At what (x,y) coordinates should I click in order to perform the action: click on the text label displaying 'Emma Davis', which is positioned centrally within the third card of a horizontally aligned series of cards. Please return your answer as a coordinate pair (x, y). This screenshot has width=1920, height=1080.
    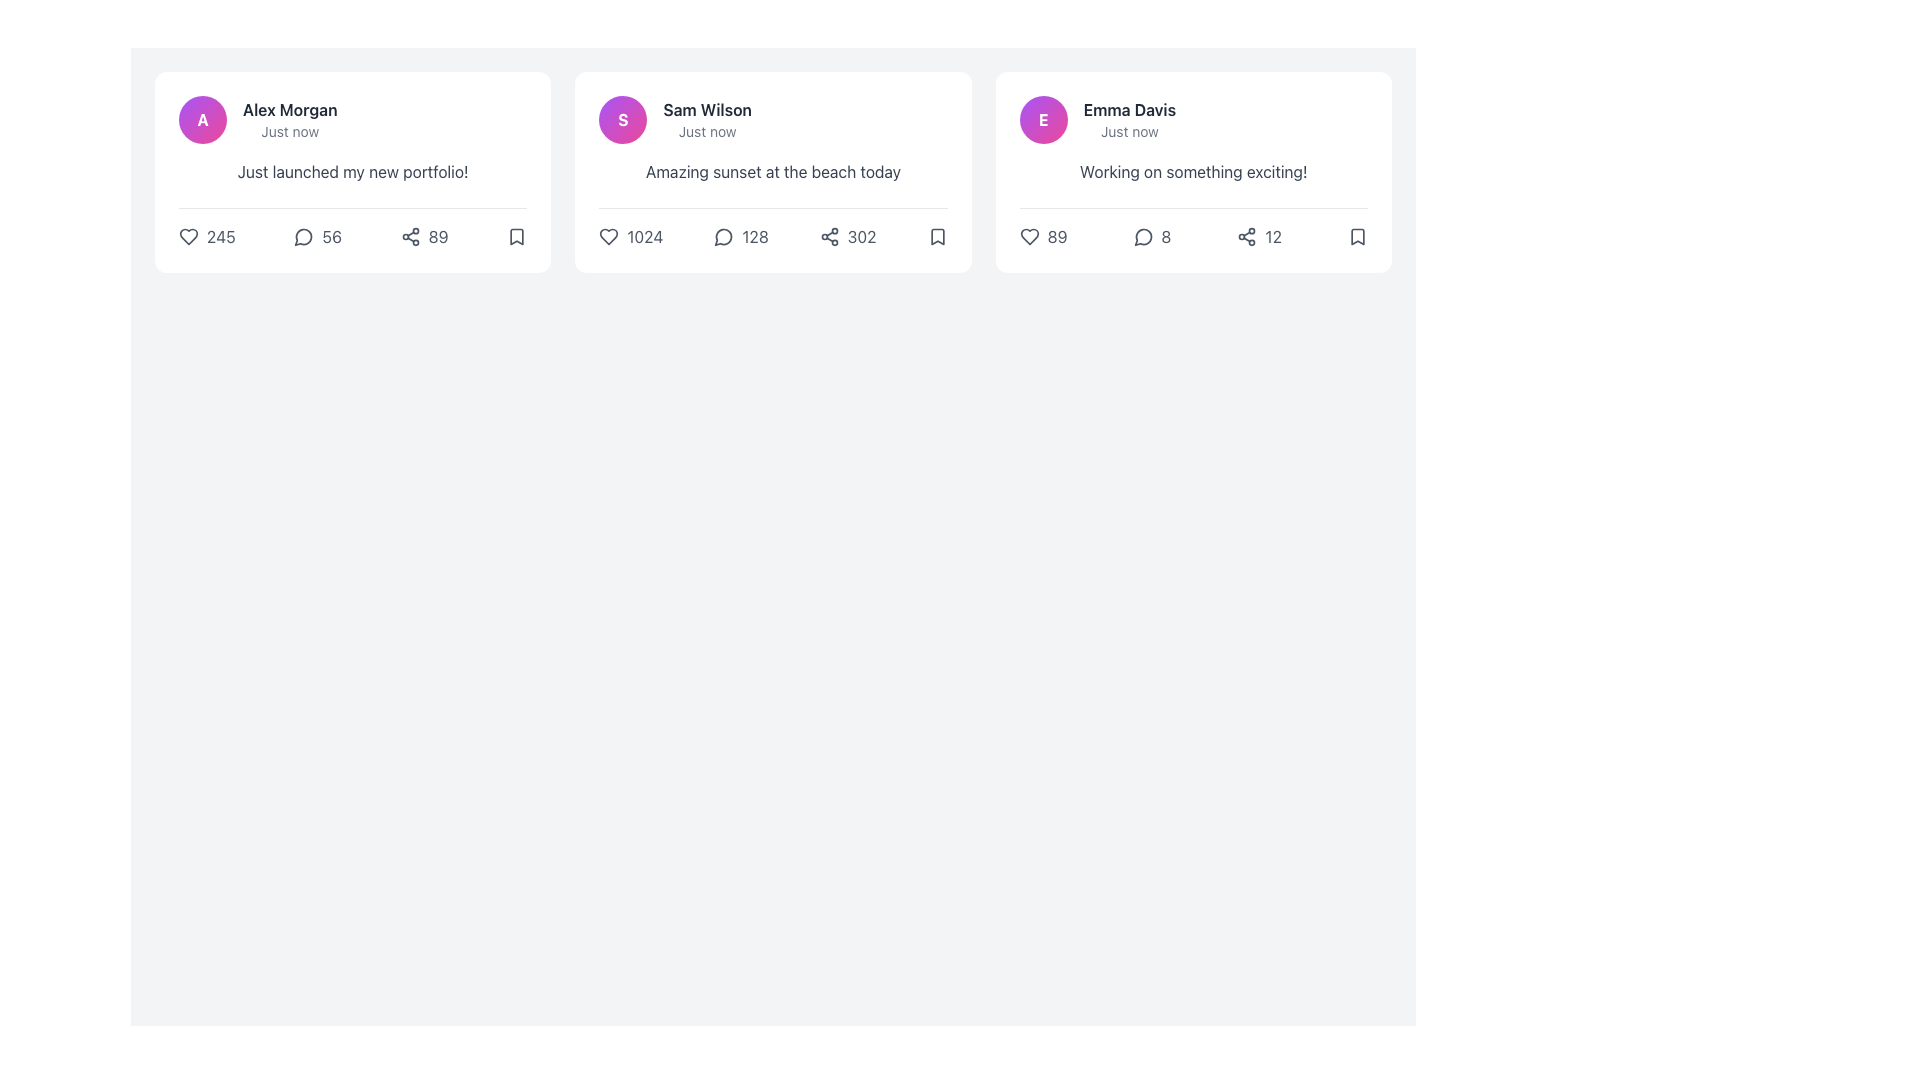
    Looking at the image, I should click on (1129, 110).